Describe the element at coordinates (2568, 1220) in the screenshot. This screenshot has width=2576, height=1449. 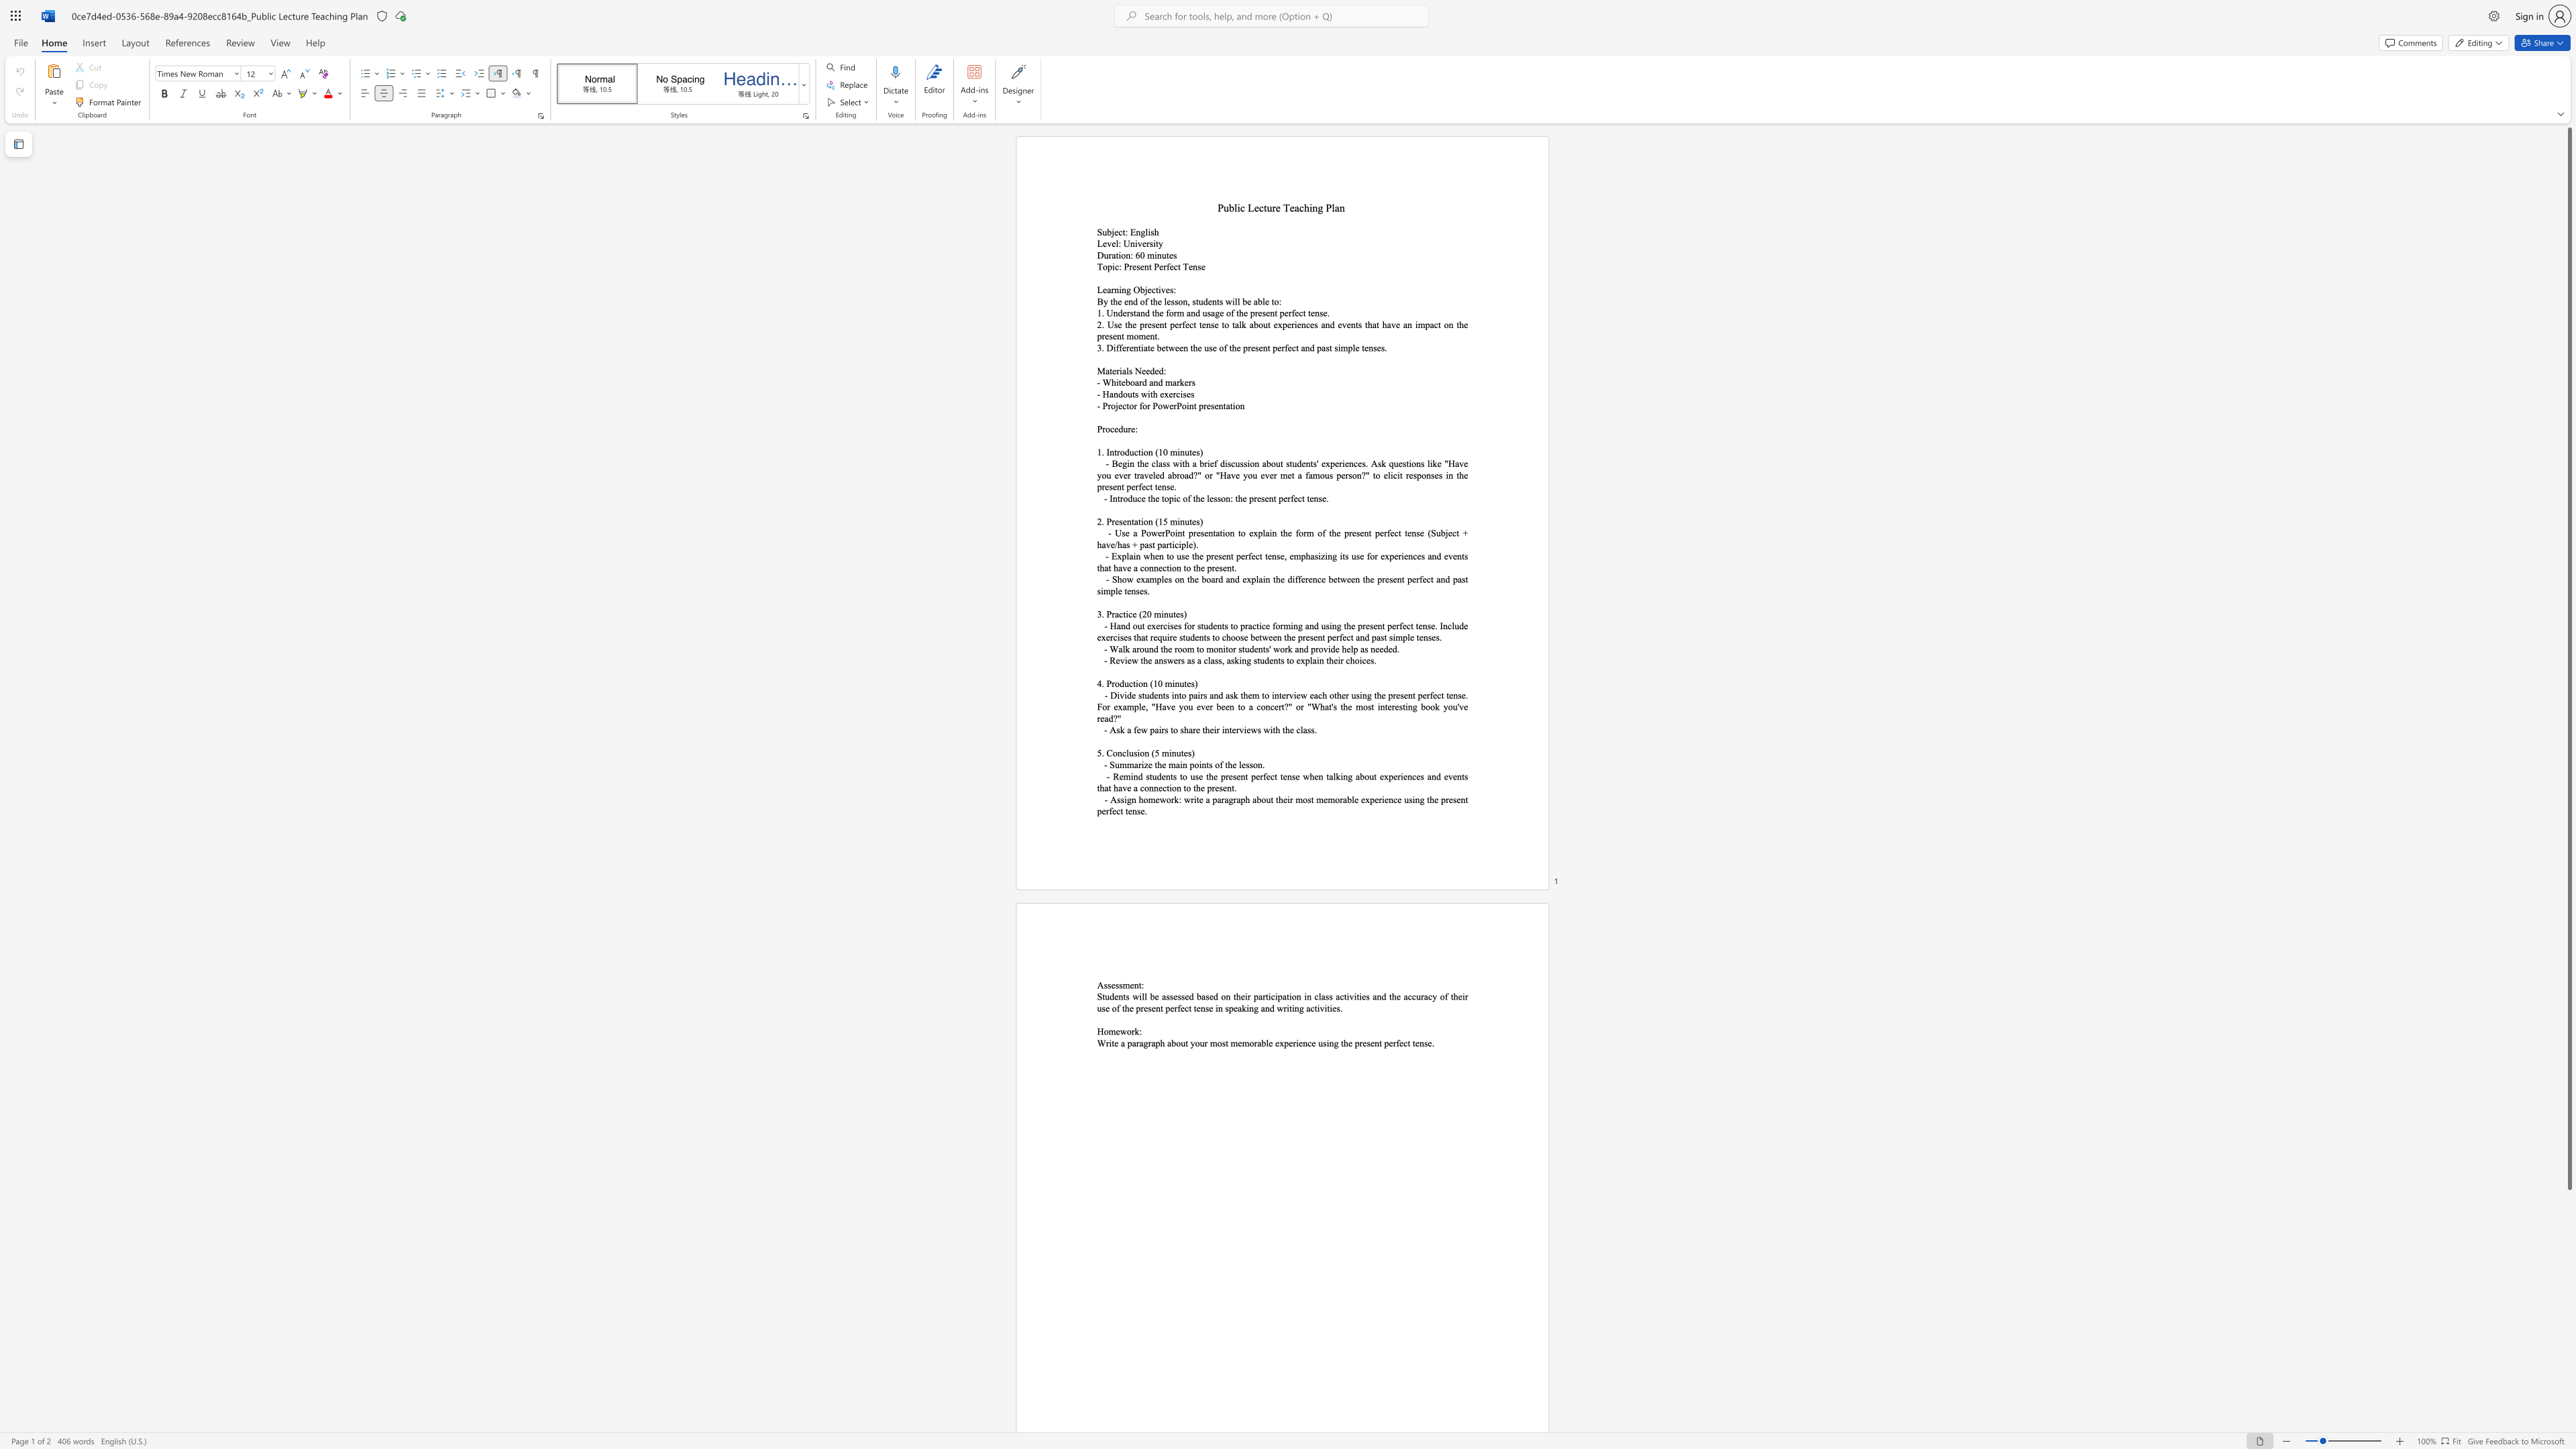
I see `the right-hand scrollbar to descend the page` at that location.